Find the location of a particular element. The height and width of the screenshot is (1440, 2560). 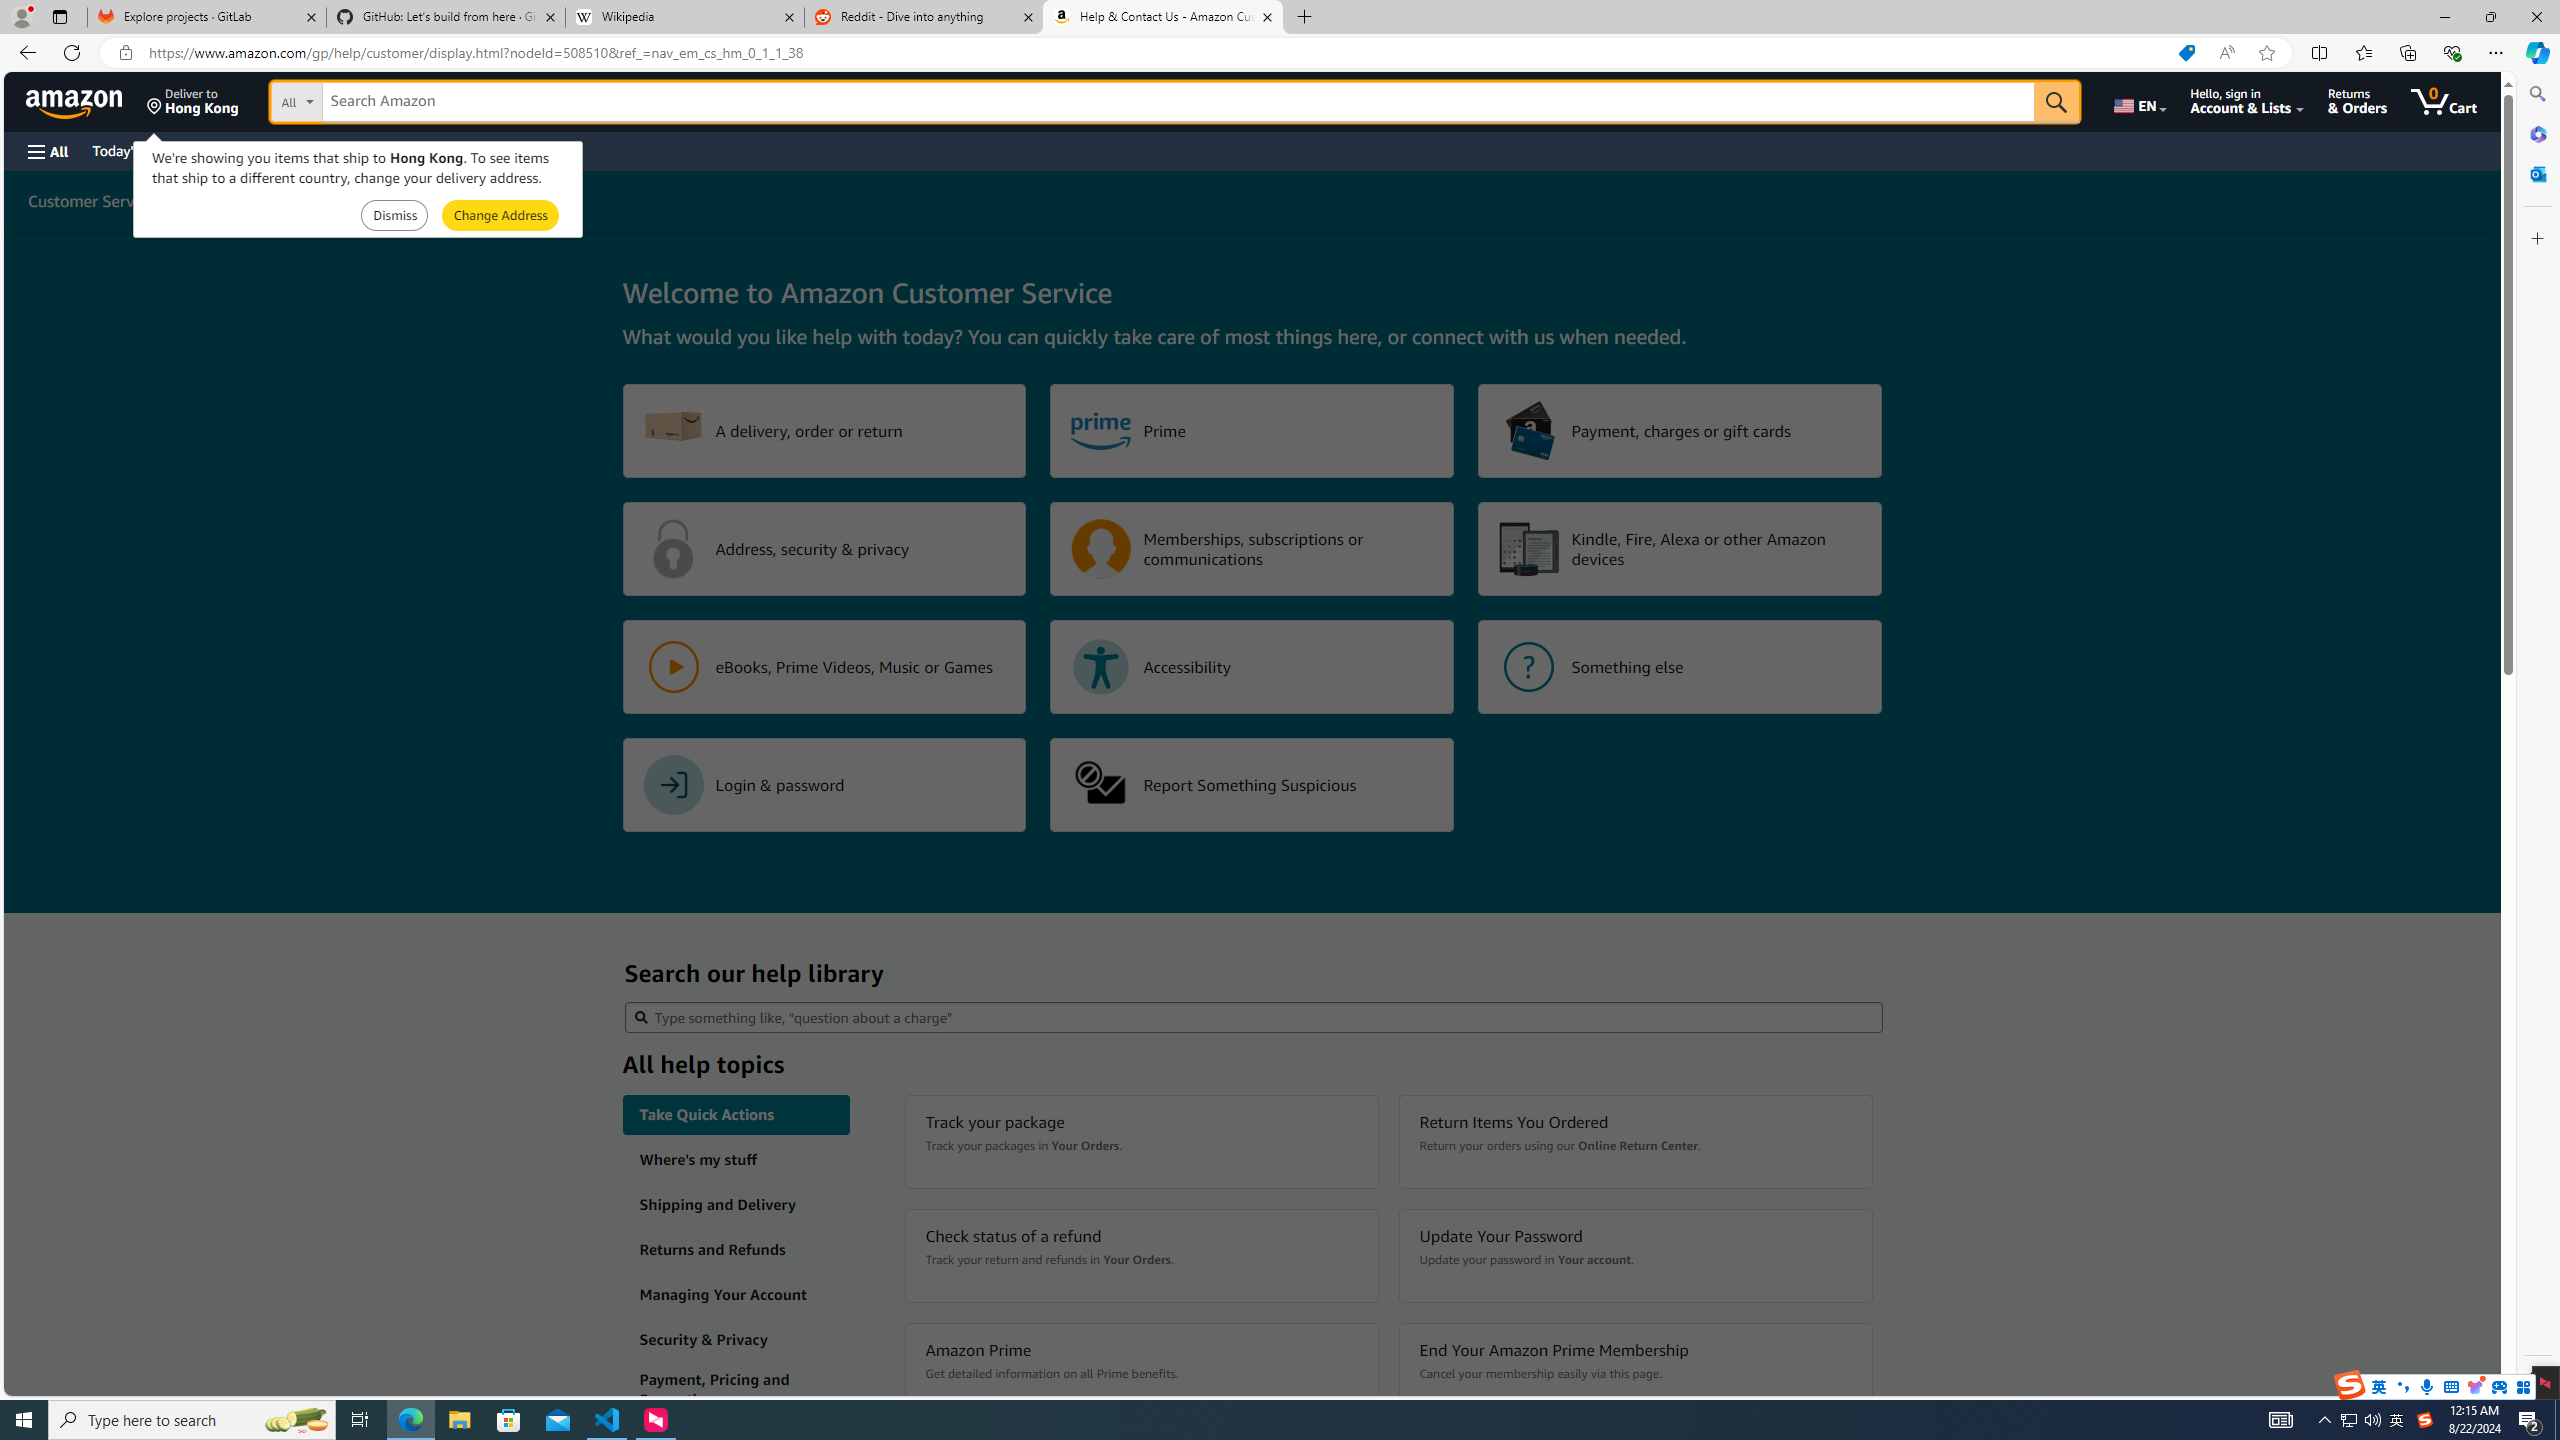

'Memberships, subscriptions or communications' is located at coordinates (1251, 548).